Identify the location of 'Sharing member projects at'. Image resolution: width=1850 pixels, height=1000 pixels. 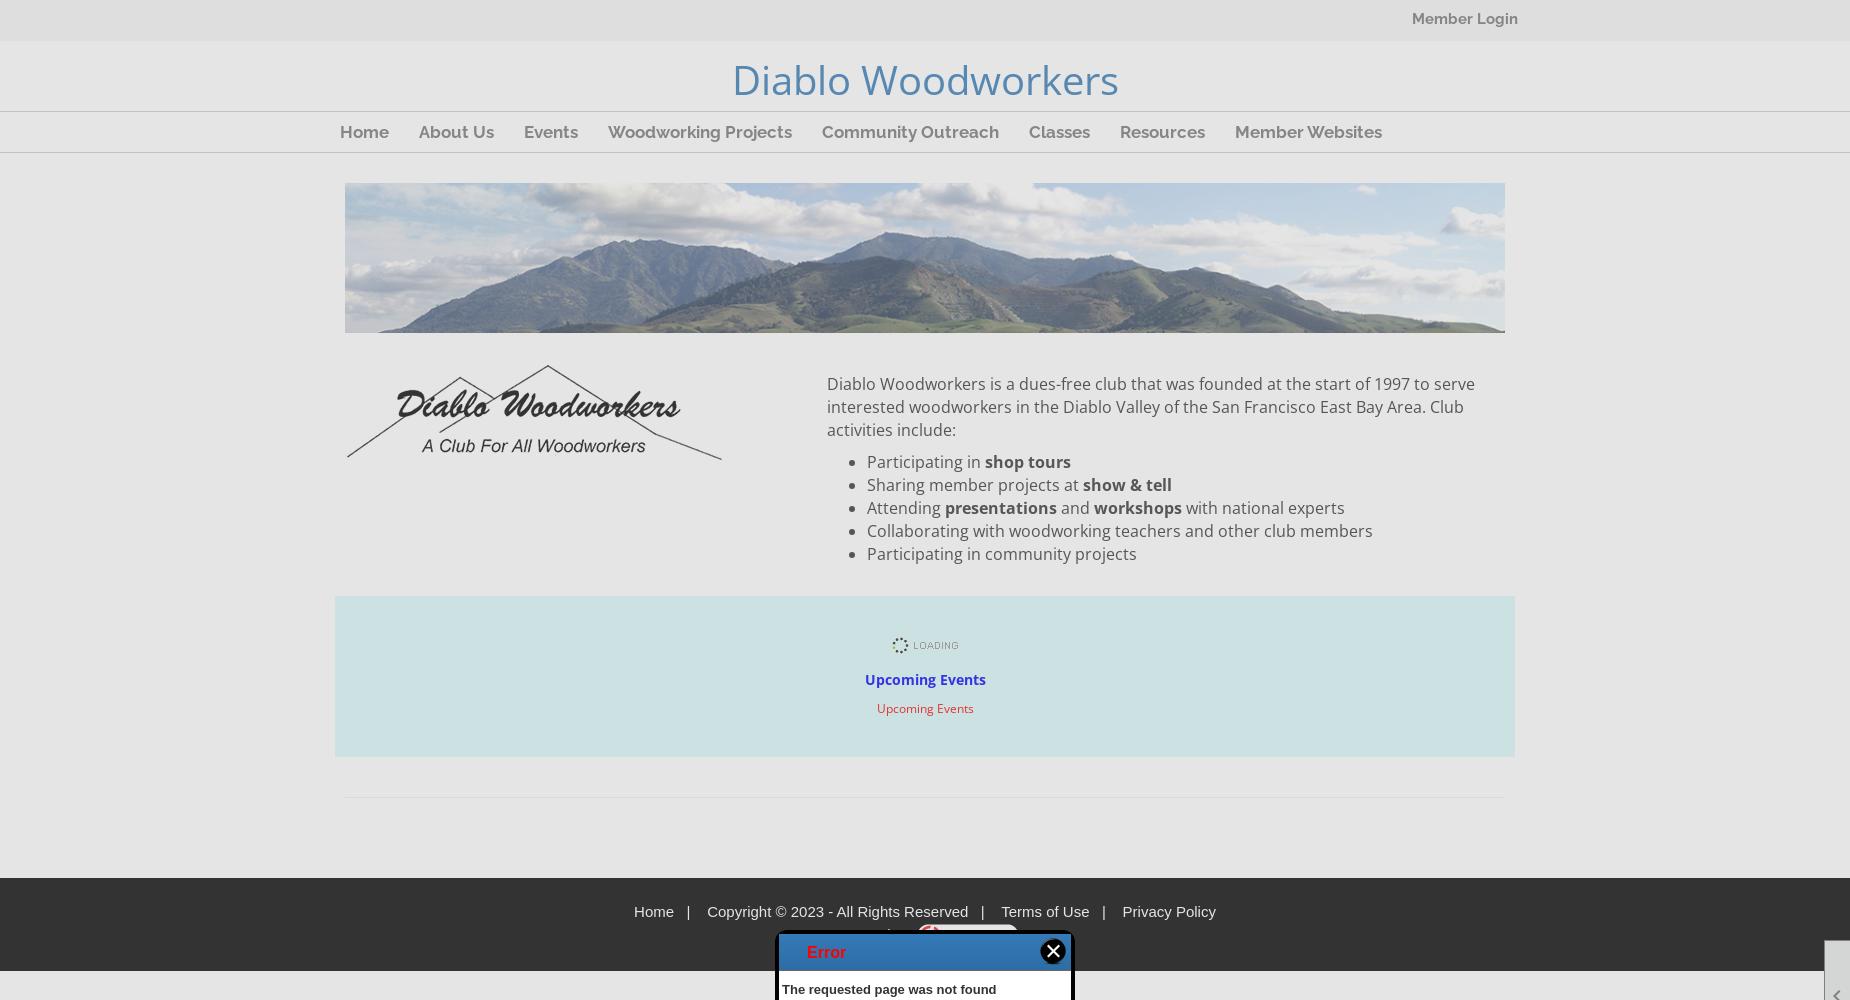
(973, 484).